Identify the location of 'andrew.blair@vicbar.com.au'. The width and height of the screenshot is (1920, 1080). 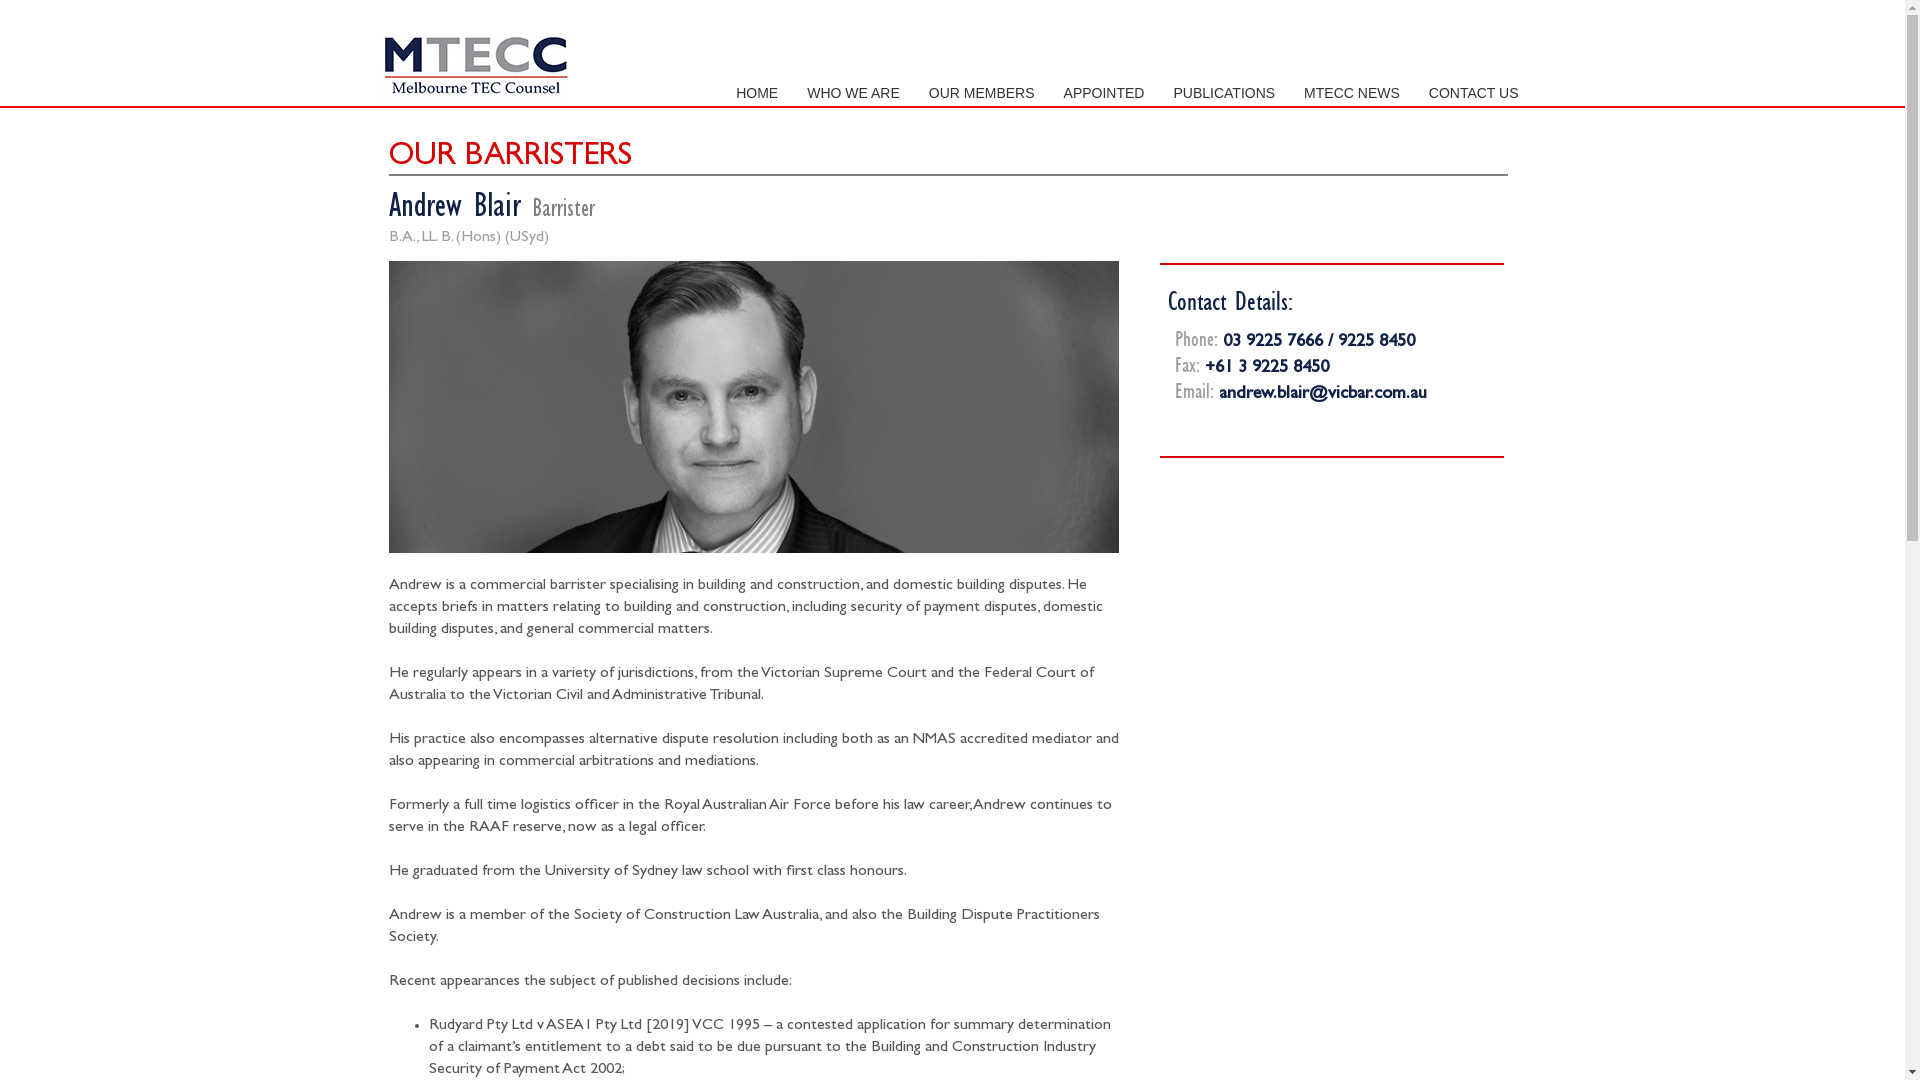
(1323, 394).